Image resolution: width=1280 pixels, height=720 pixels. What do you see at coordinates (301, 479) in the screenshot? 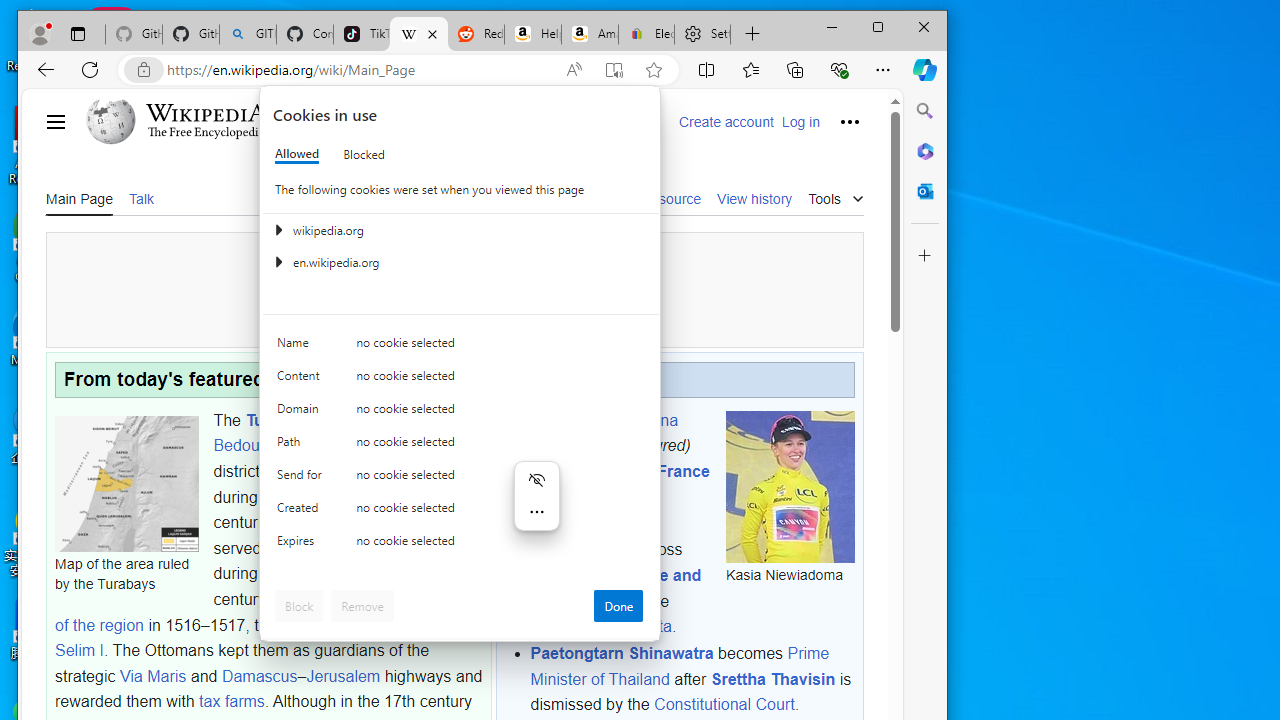
I see `'Send for'` at bounding box center [301, 479].